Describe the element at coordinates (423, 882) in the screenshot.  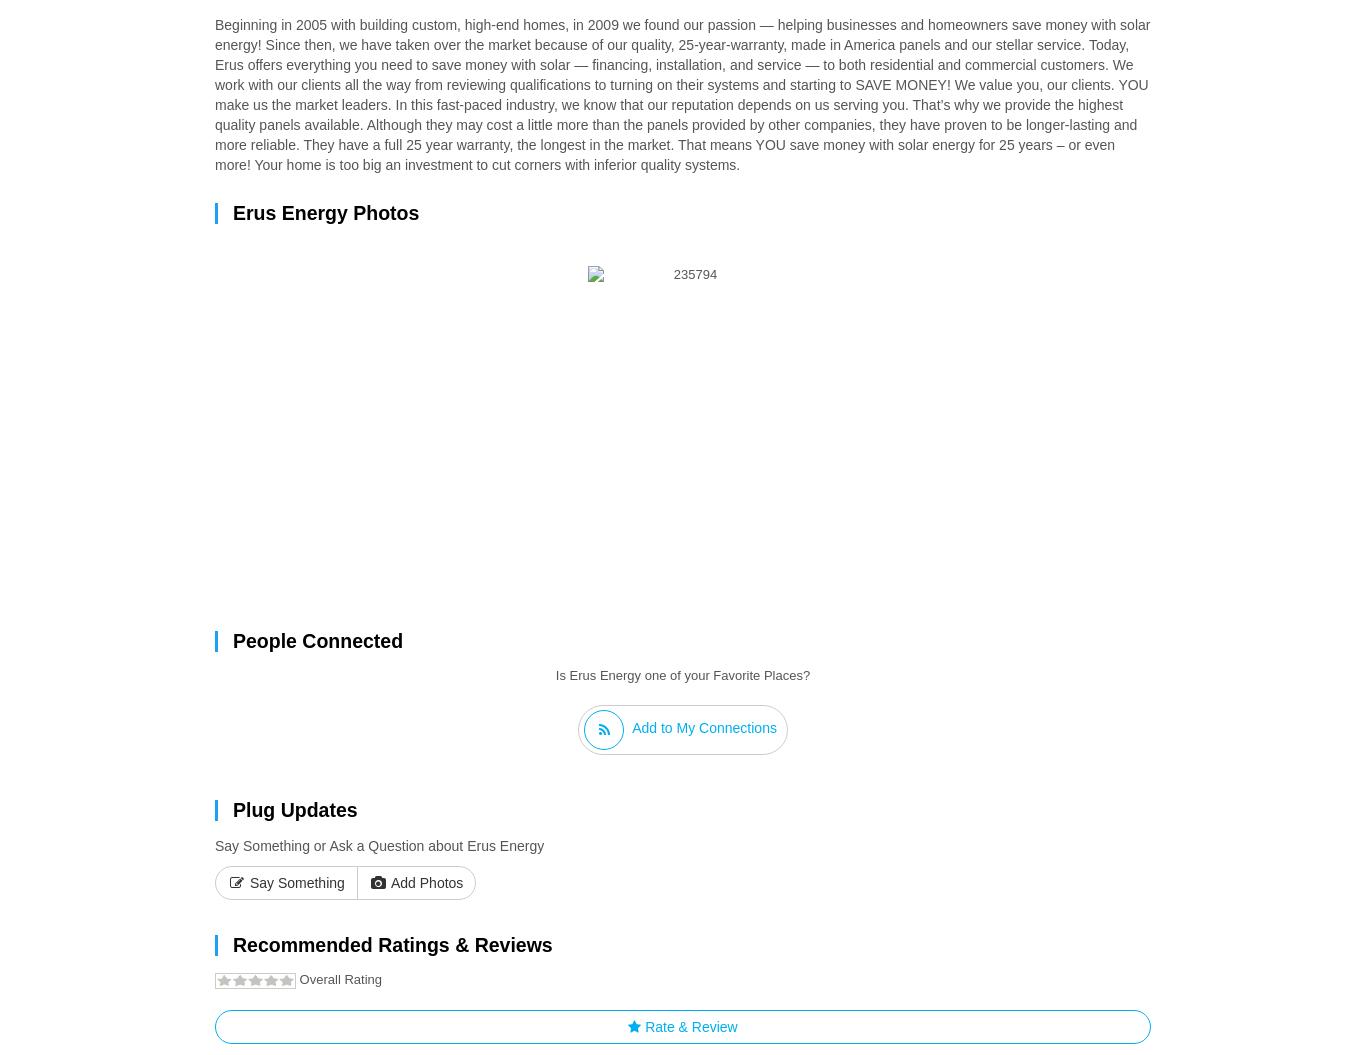
I see `'Add Photos'` at that location.